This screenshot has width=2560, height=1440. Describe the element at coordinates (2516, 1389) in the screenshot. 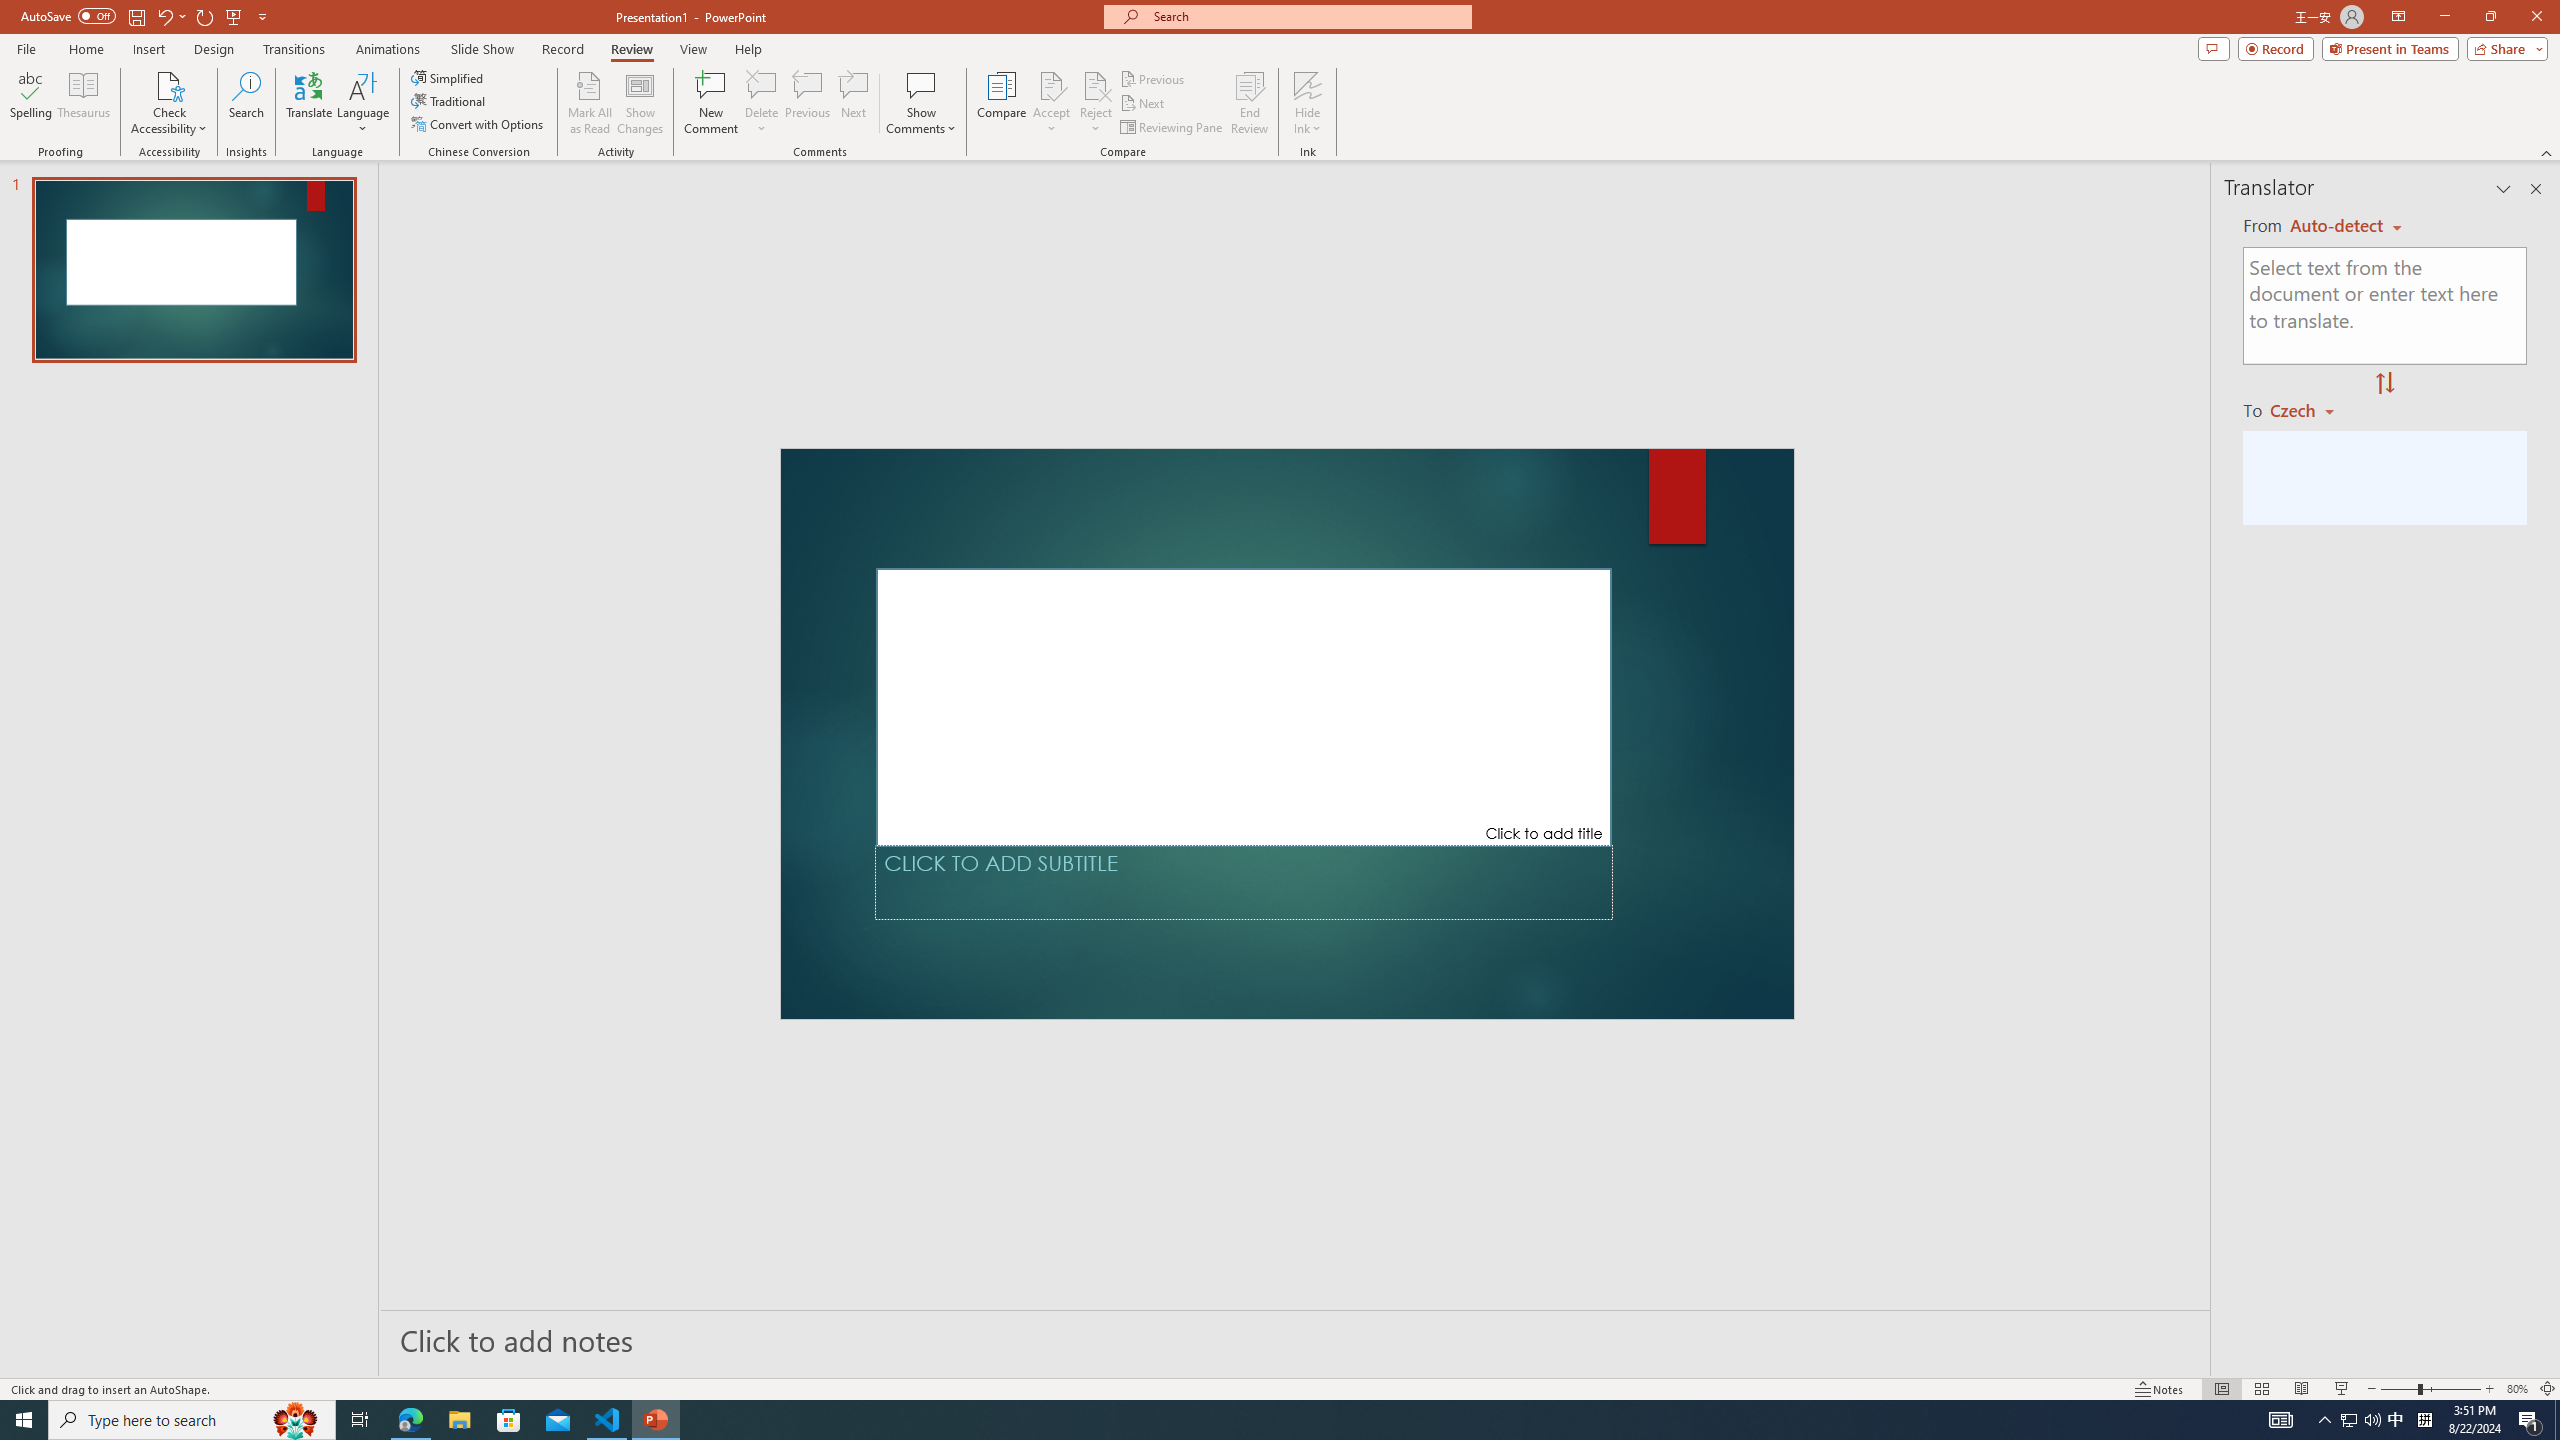

I see `'Zoom 80%'` at that location.